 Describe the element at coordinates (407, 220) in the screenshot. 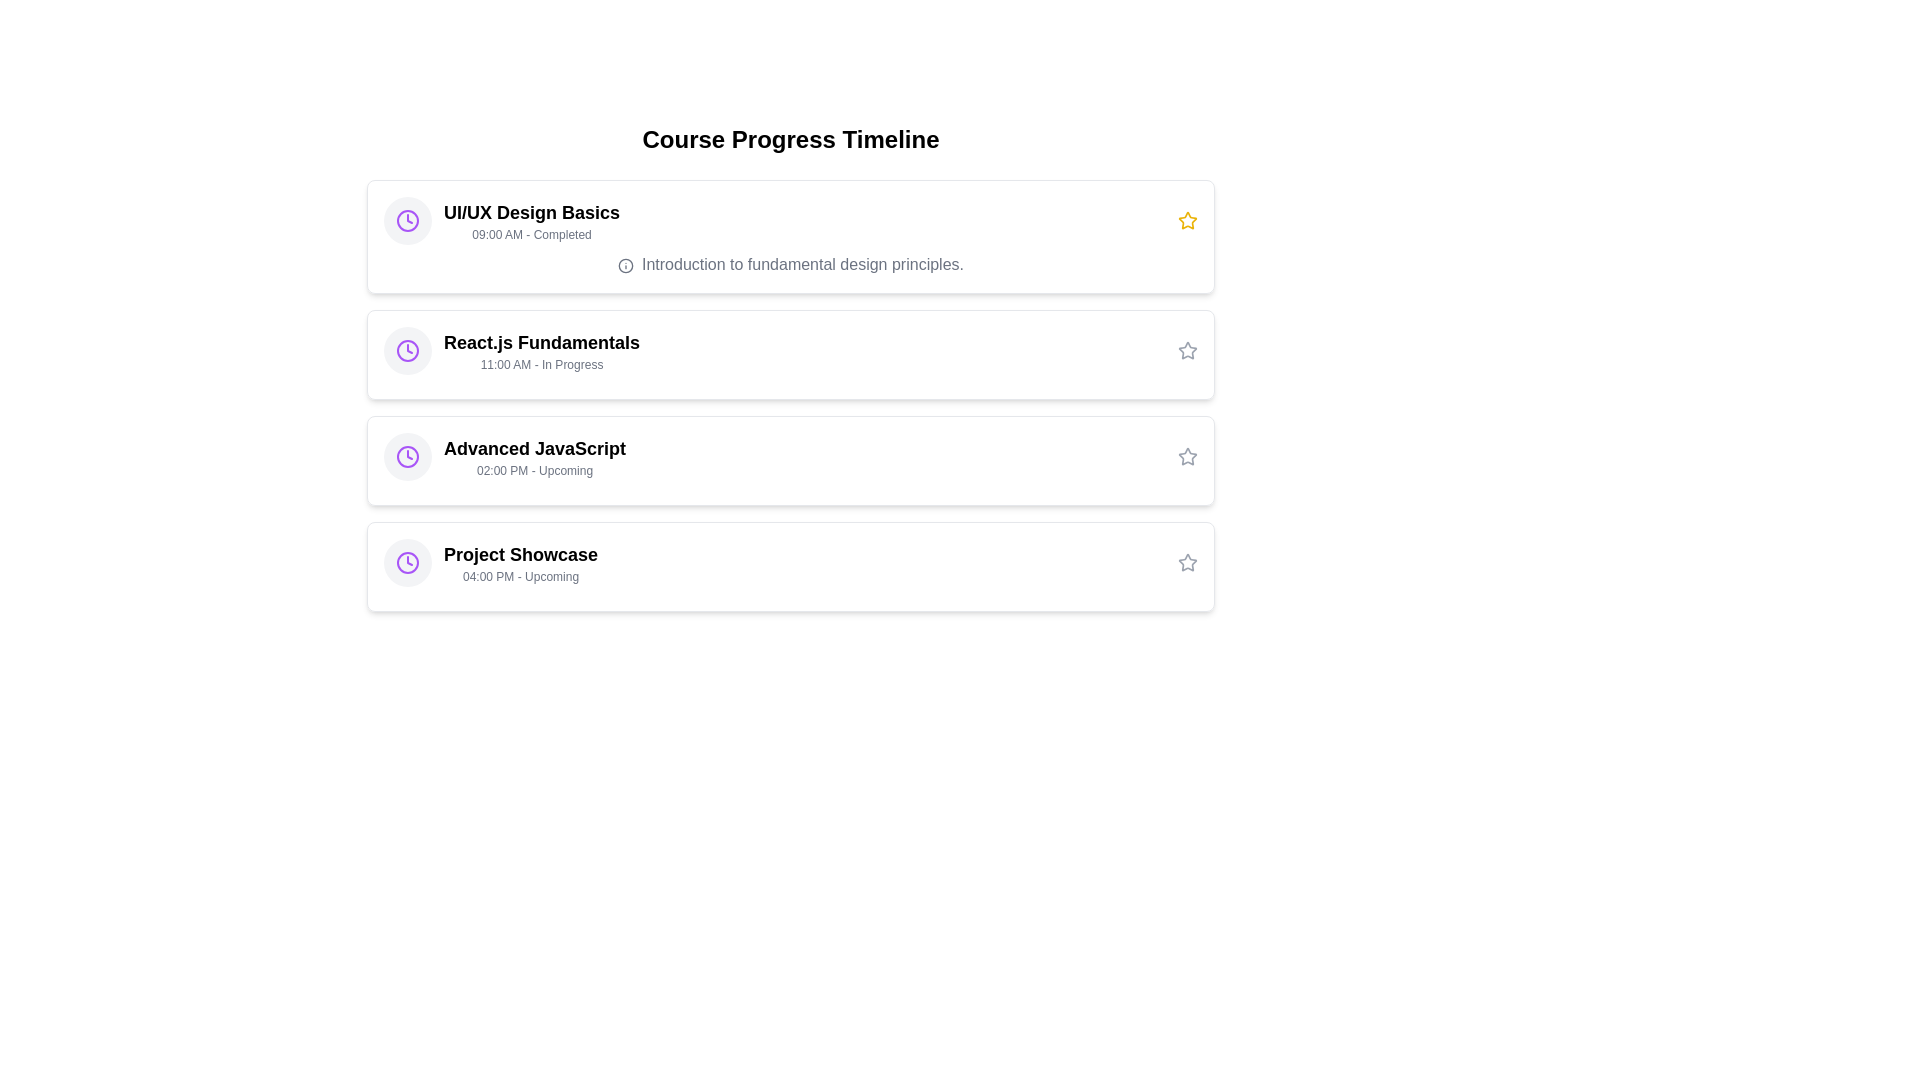

I see `the icon representing the course 'UI/UX Design Basics' with a clock glyph, located at the beginning of its row in the Course Progress Timeline` at that location.